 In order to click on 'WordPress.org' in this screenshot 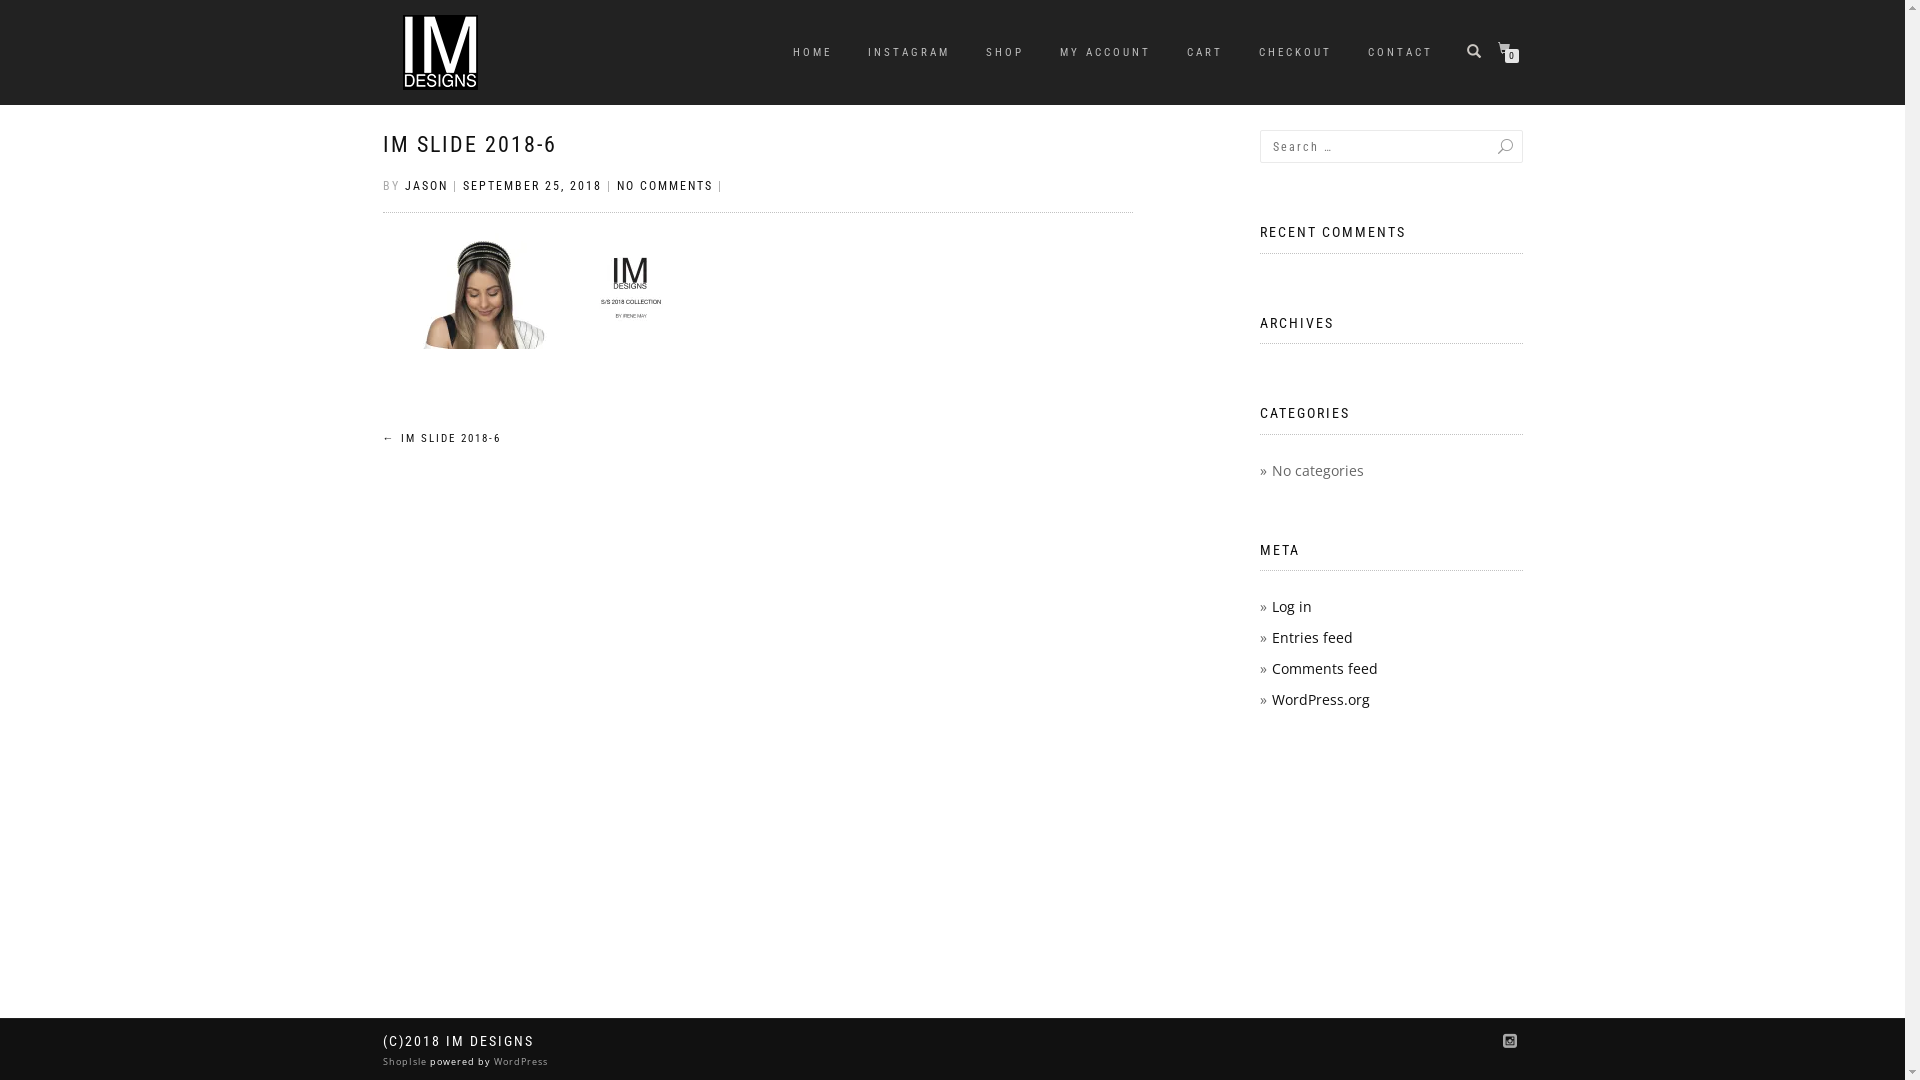, I will do `click(1320, 698)`.